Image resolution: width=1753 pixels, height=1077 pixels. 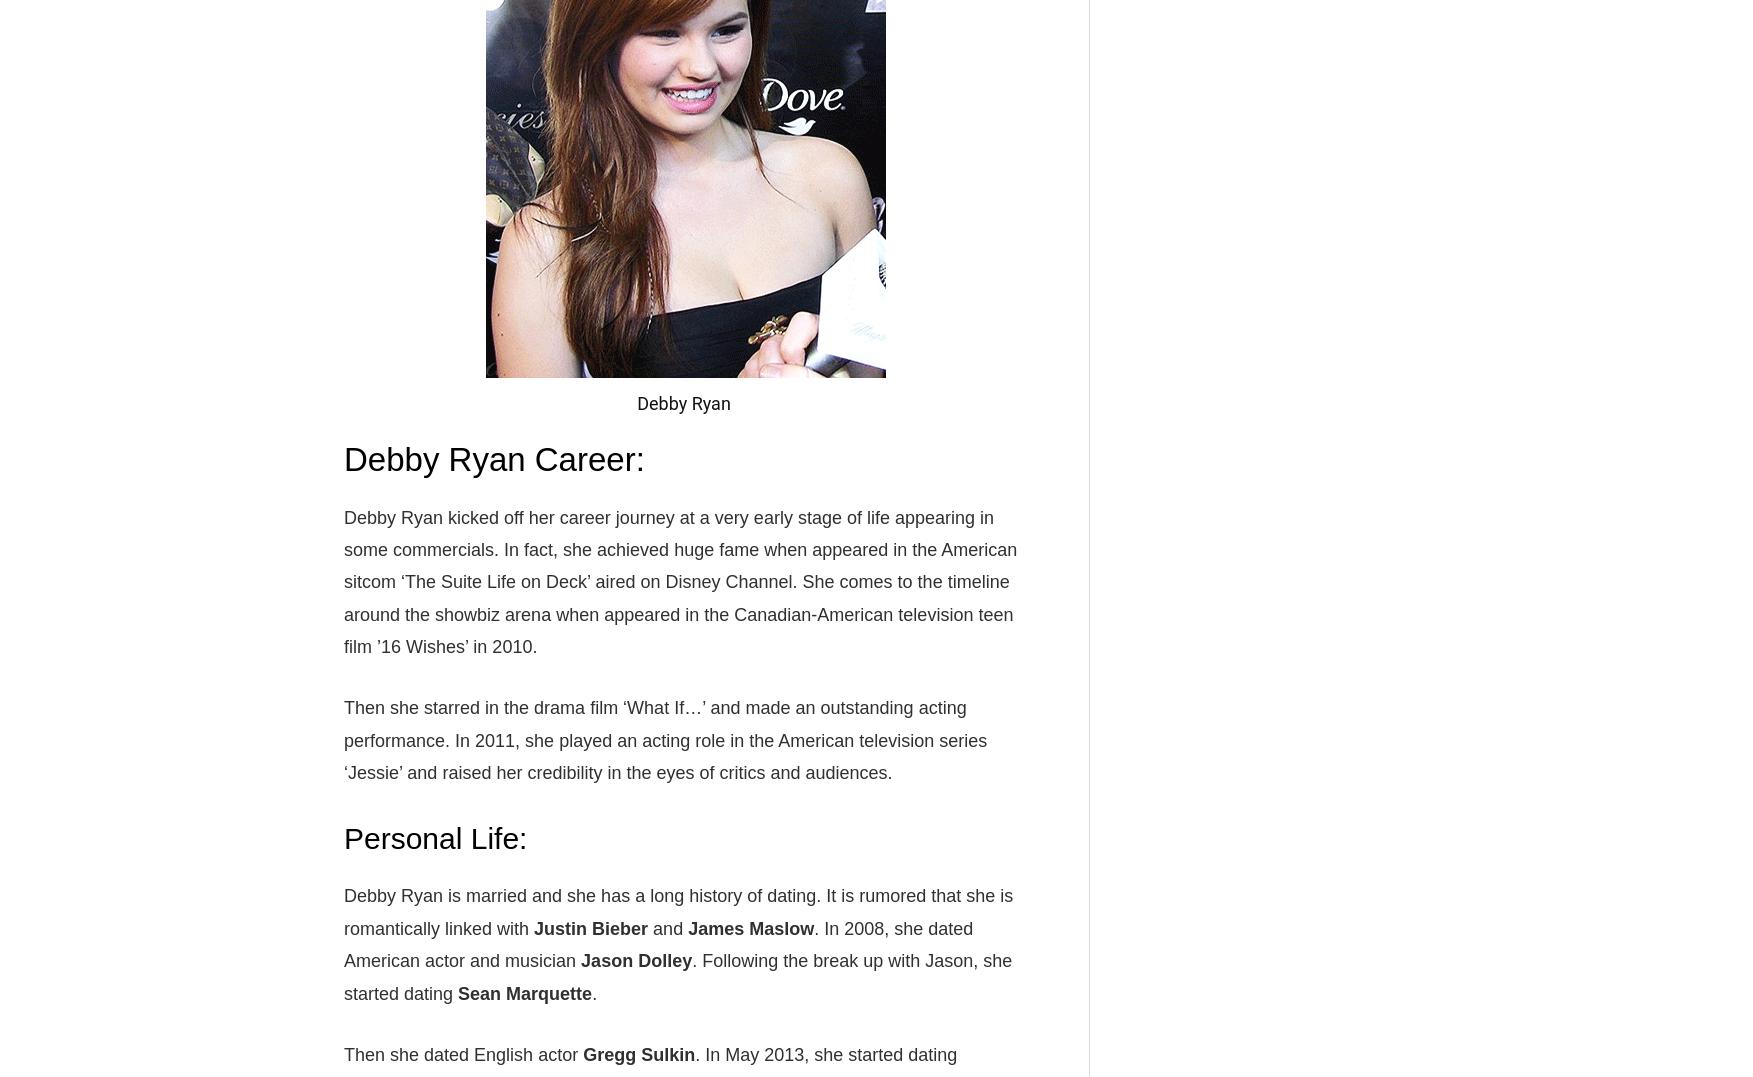 I want to click on 'Gregg Sulkin', so click(x=638, y=1053).